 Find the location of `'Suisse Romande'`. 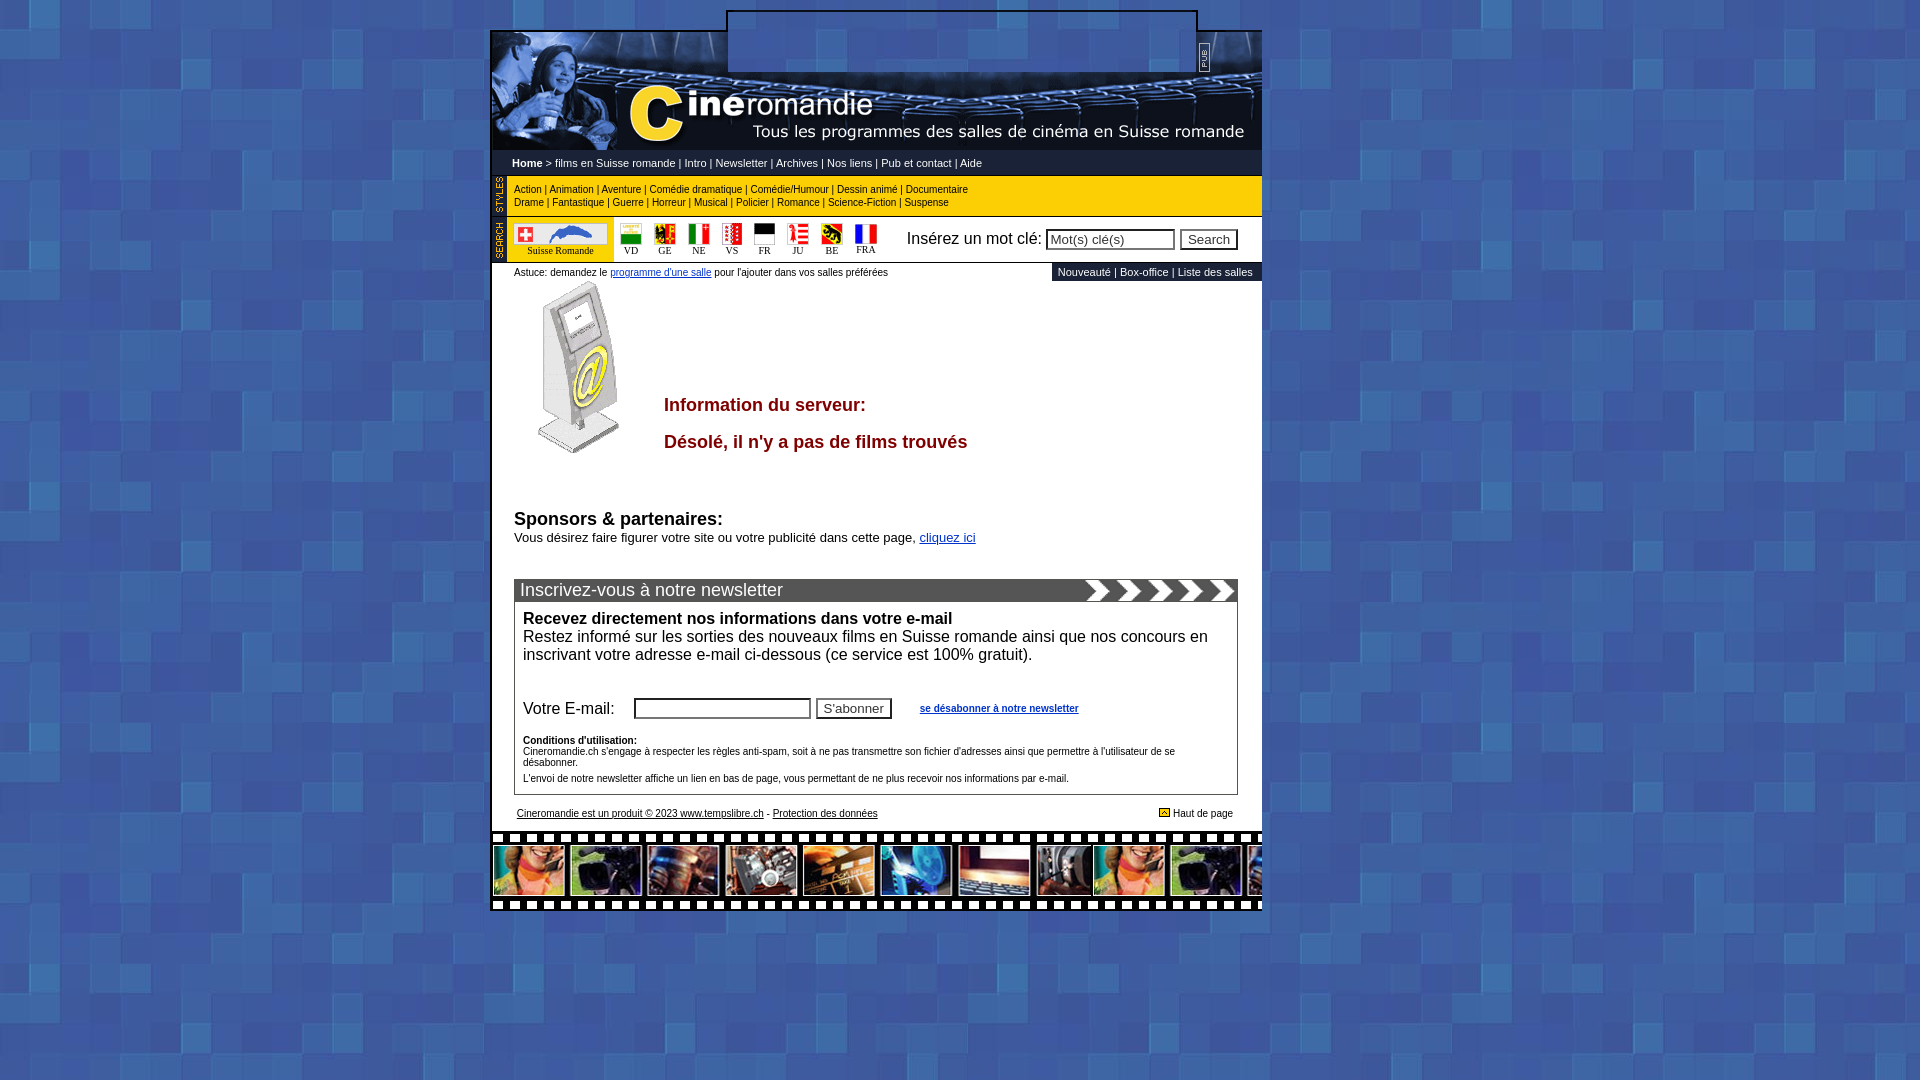

'Suisse Romande' is located at coordinates (560, 245).